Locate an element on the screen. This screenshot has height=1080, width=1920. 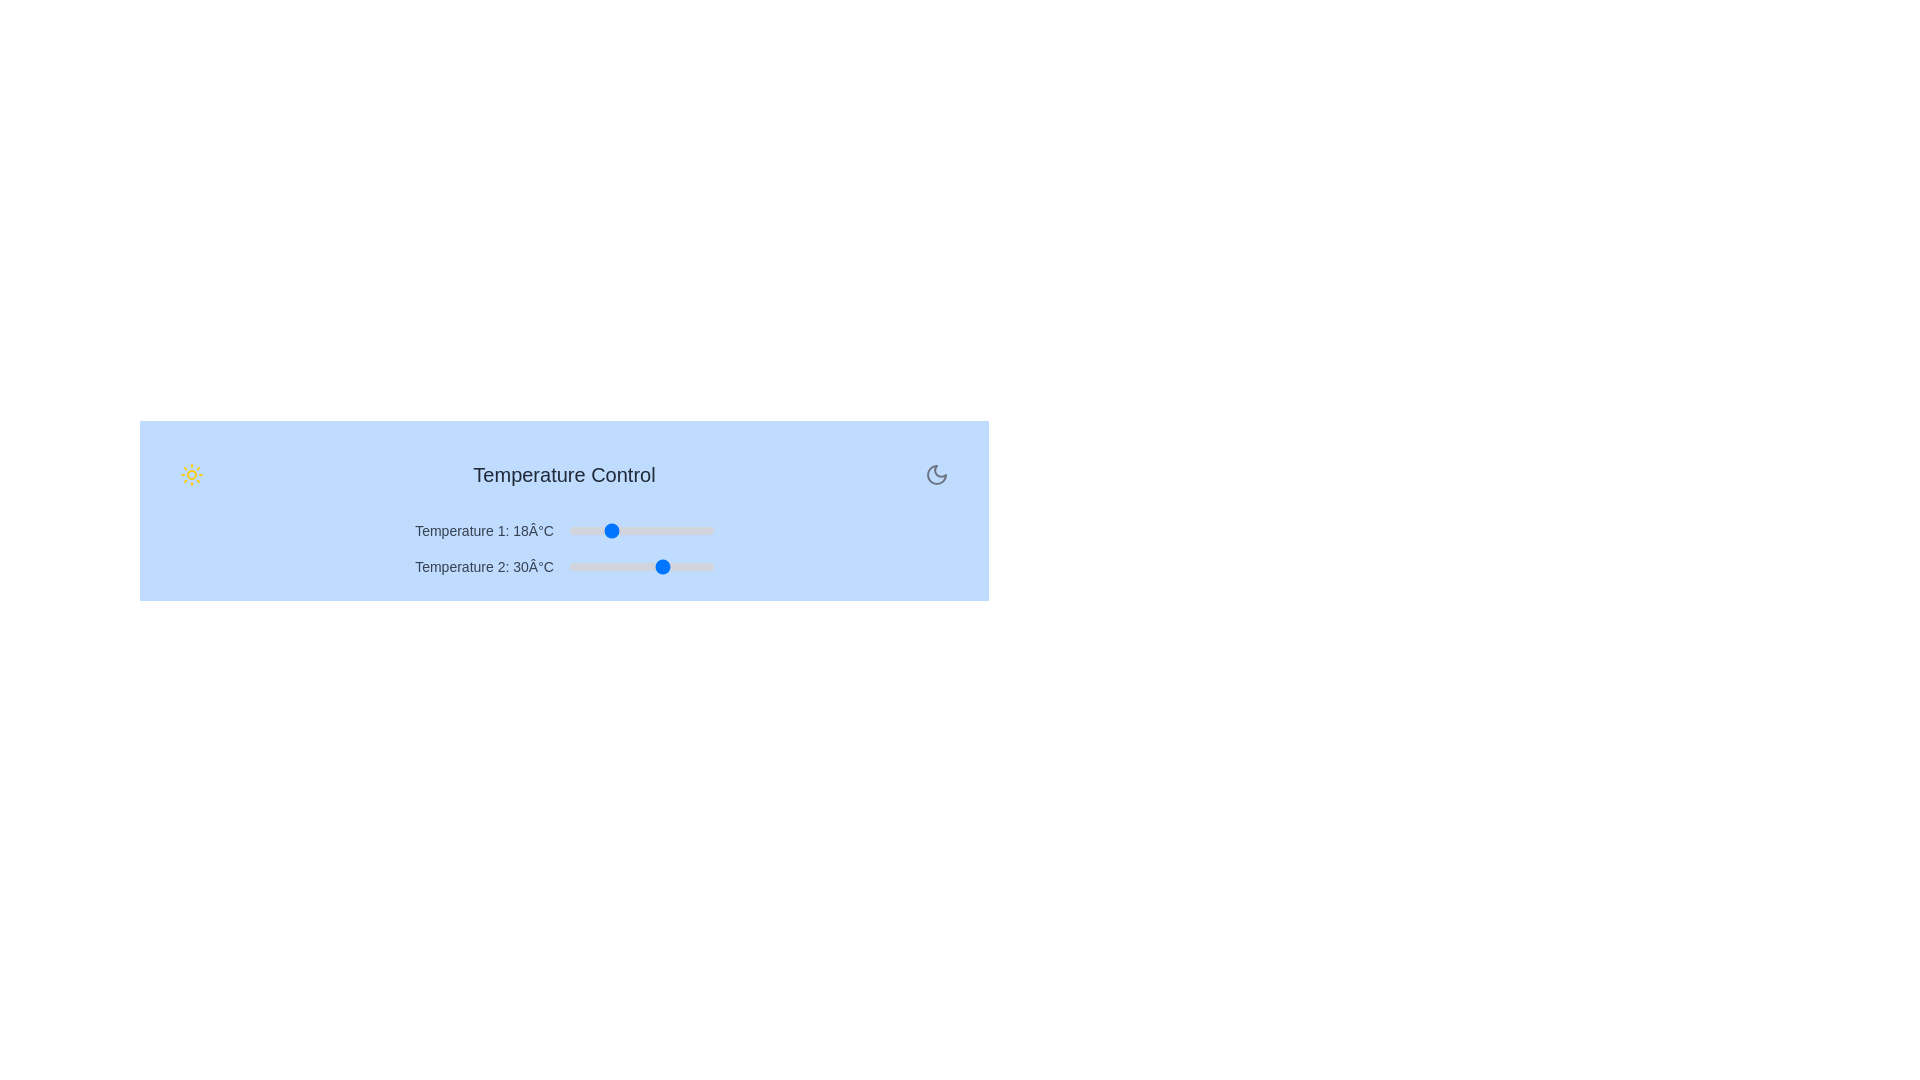
the blue handle of the Slider component labeled 'Temperature 2: 30Â°C' is located at coordinates (563, 567).